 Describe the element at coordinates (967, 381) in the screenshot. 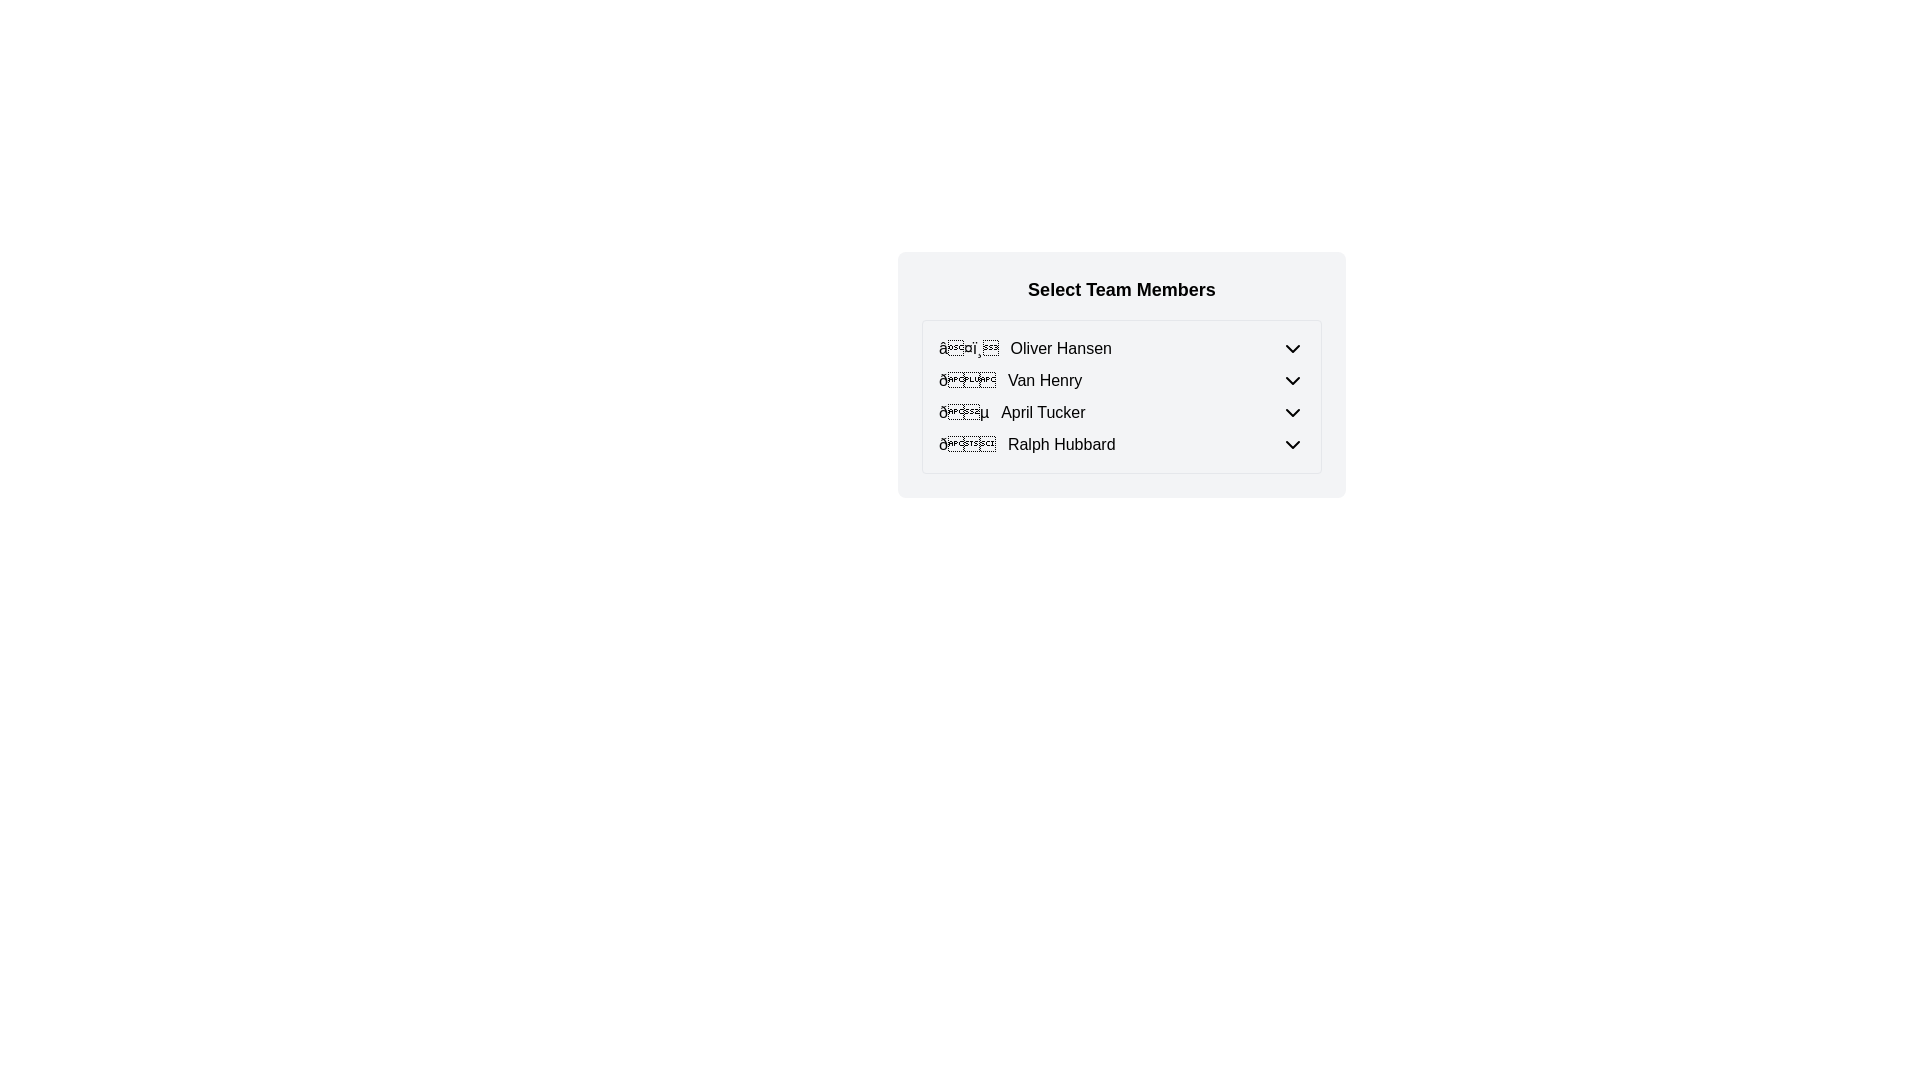

I see `the static emoji icon '🌟' that precedes the name 'Van Henry' in the list` at that location.